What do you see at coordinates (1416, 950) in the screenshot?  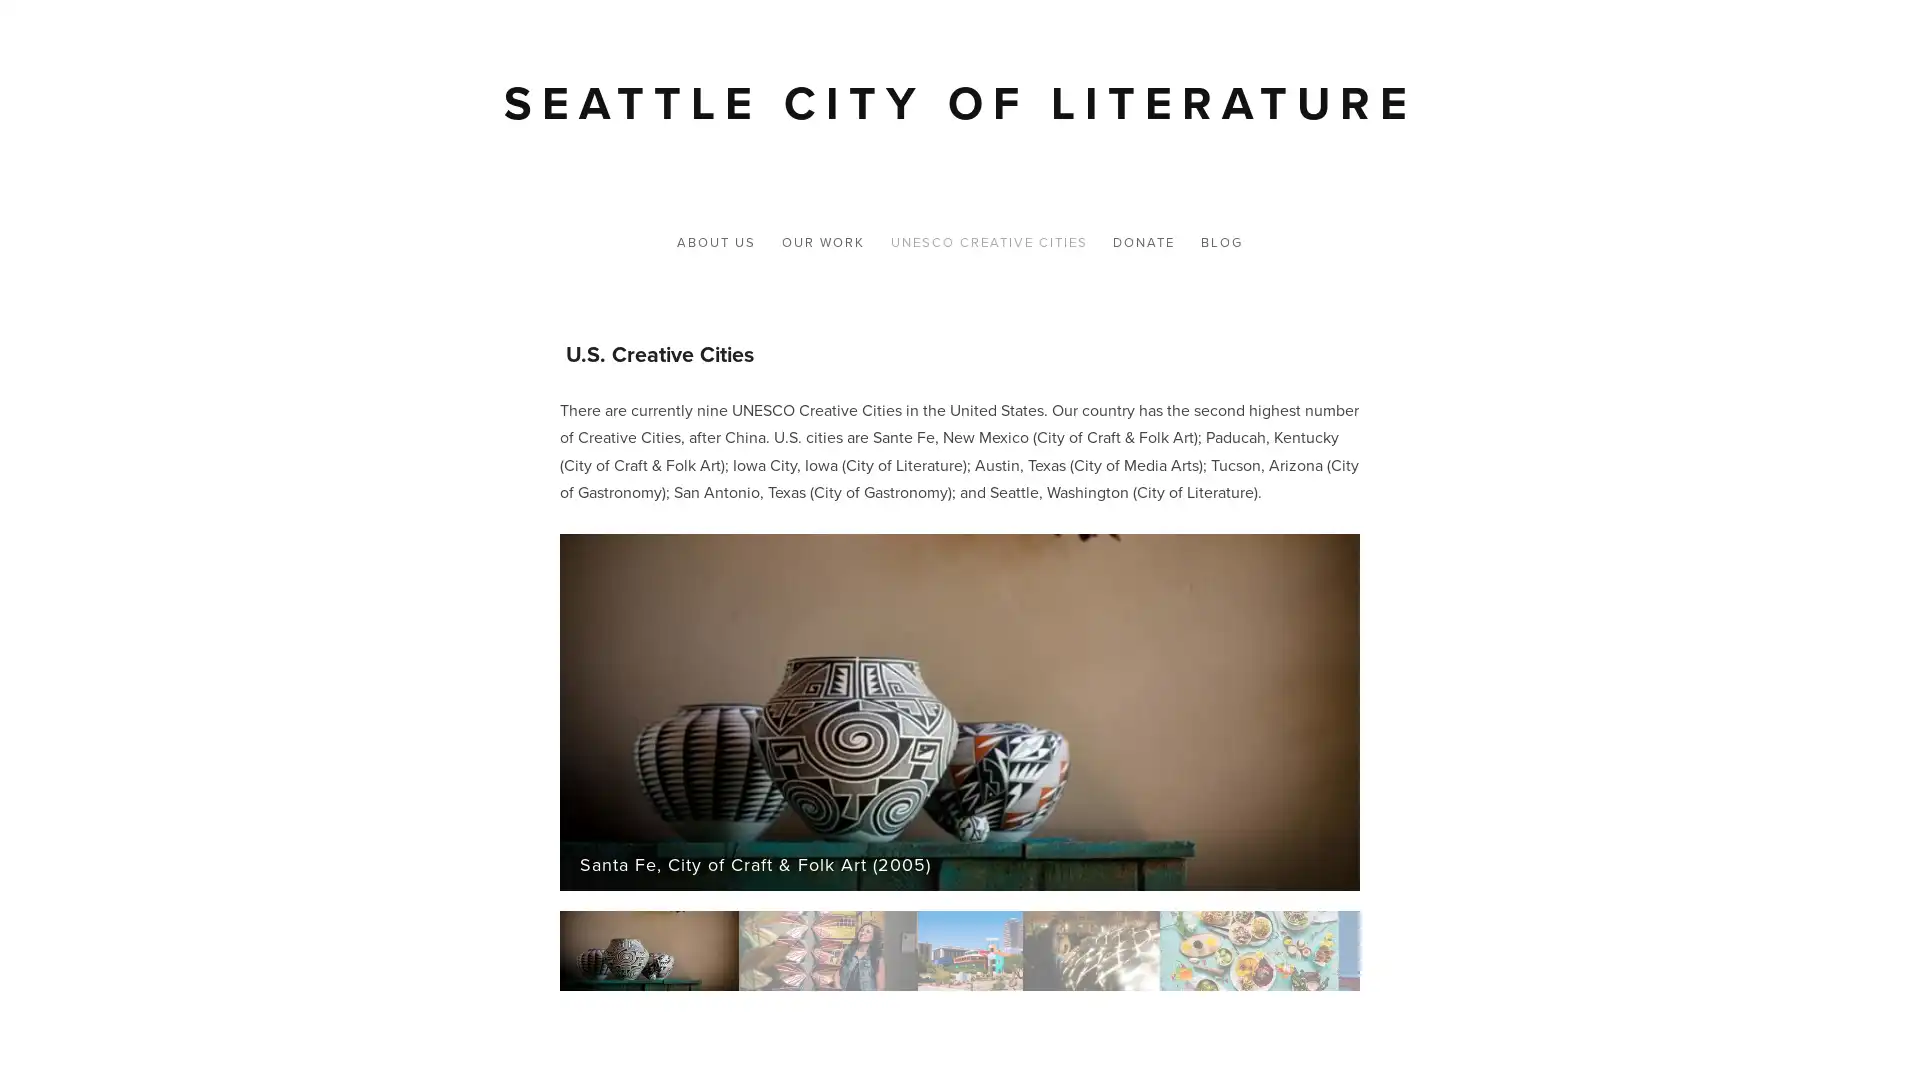 I see `Slide 6` at bounding box center [1416, 950].